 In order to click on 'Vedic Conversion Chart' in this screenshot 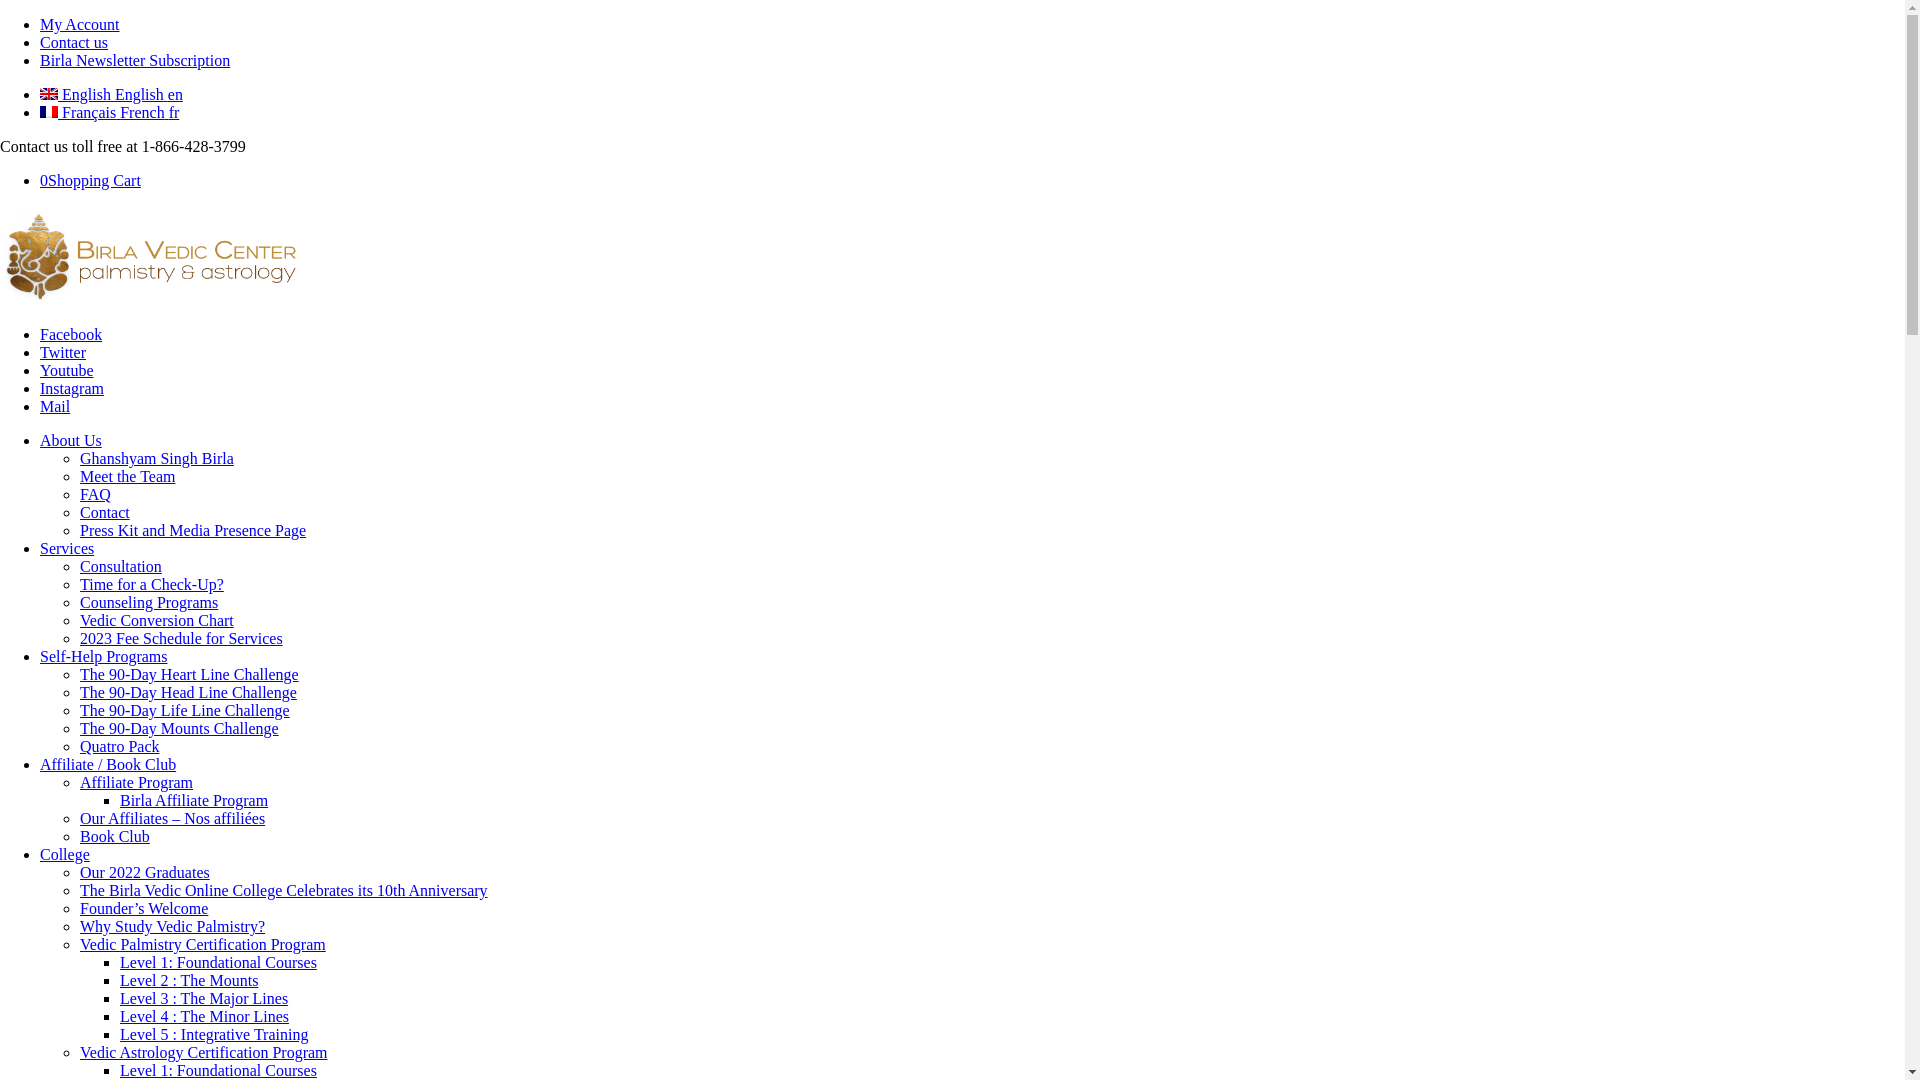, I will do `click(156, 619)`.